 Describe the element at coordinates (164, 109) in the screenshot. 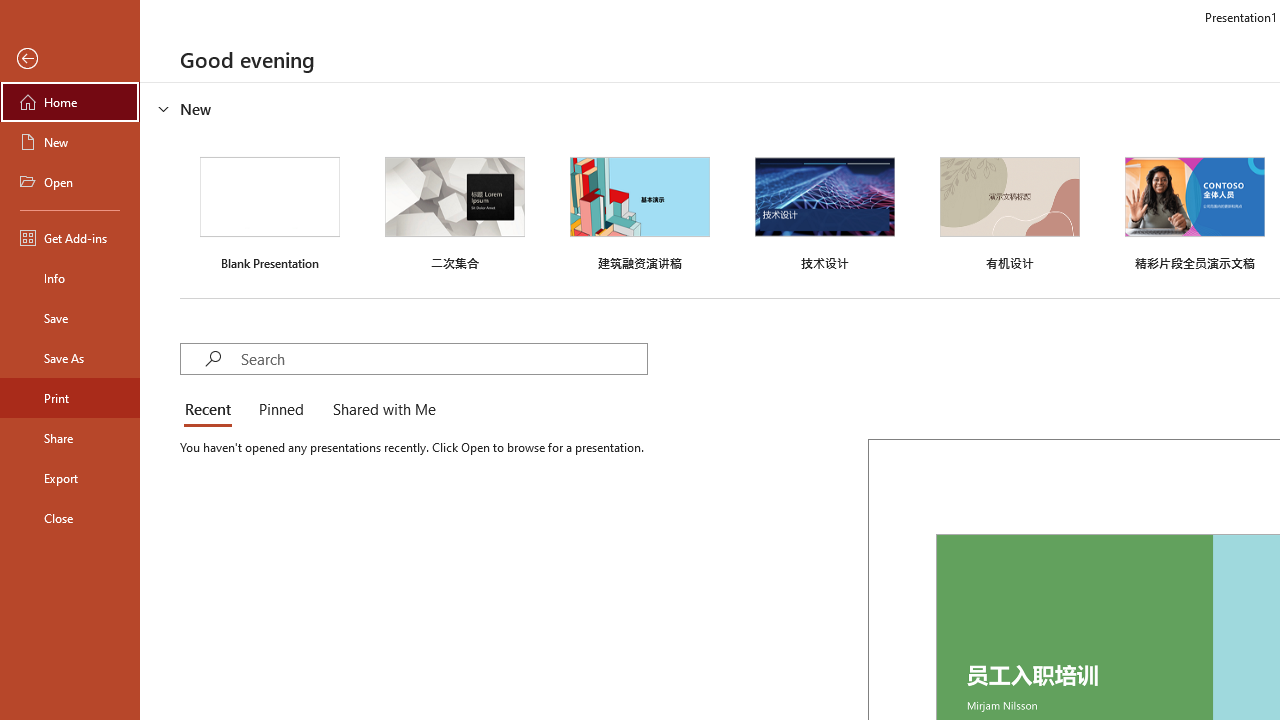

I see `'Hide or show region'` at that location.